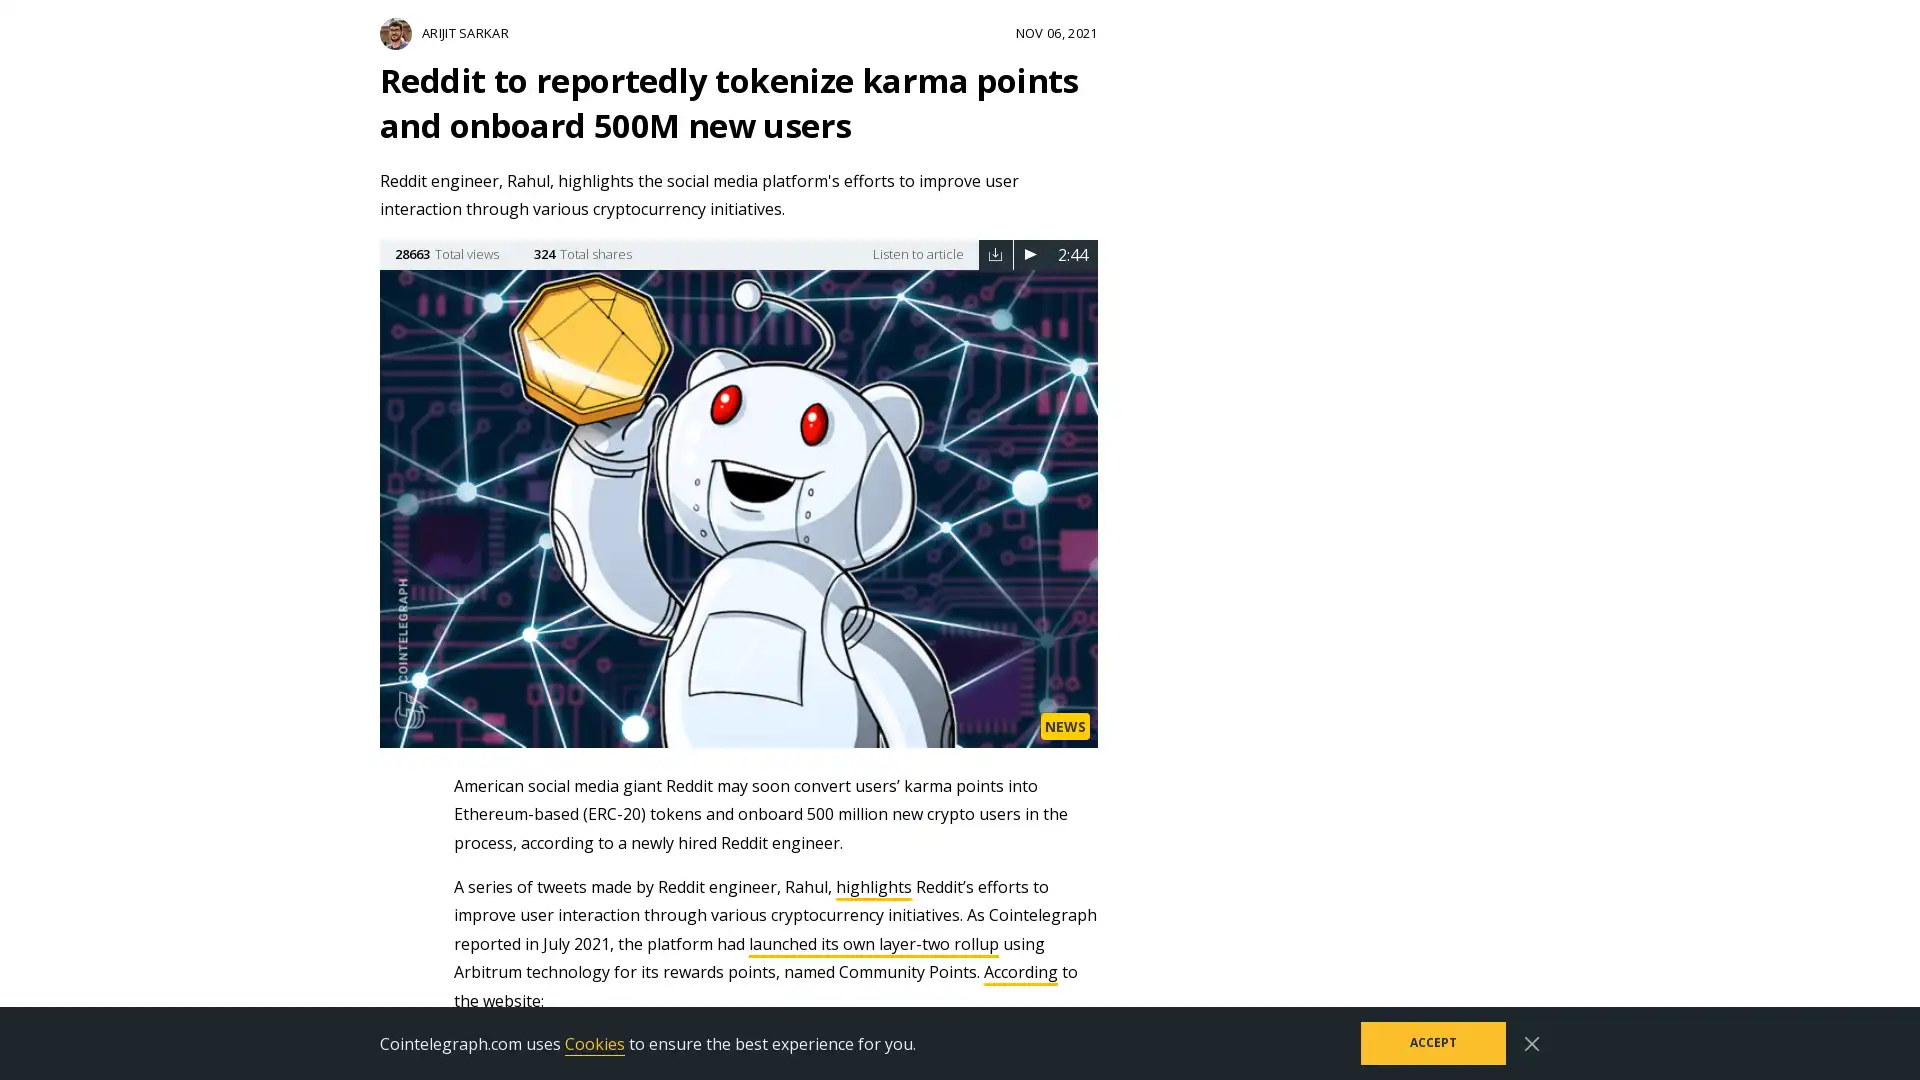  Describe the element at coordinates (1432, 1042) in the screenshot. I see `ACCEPT` at that location.